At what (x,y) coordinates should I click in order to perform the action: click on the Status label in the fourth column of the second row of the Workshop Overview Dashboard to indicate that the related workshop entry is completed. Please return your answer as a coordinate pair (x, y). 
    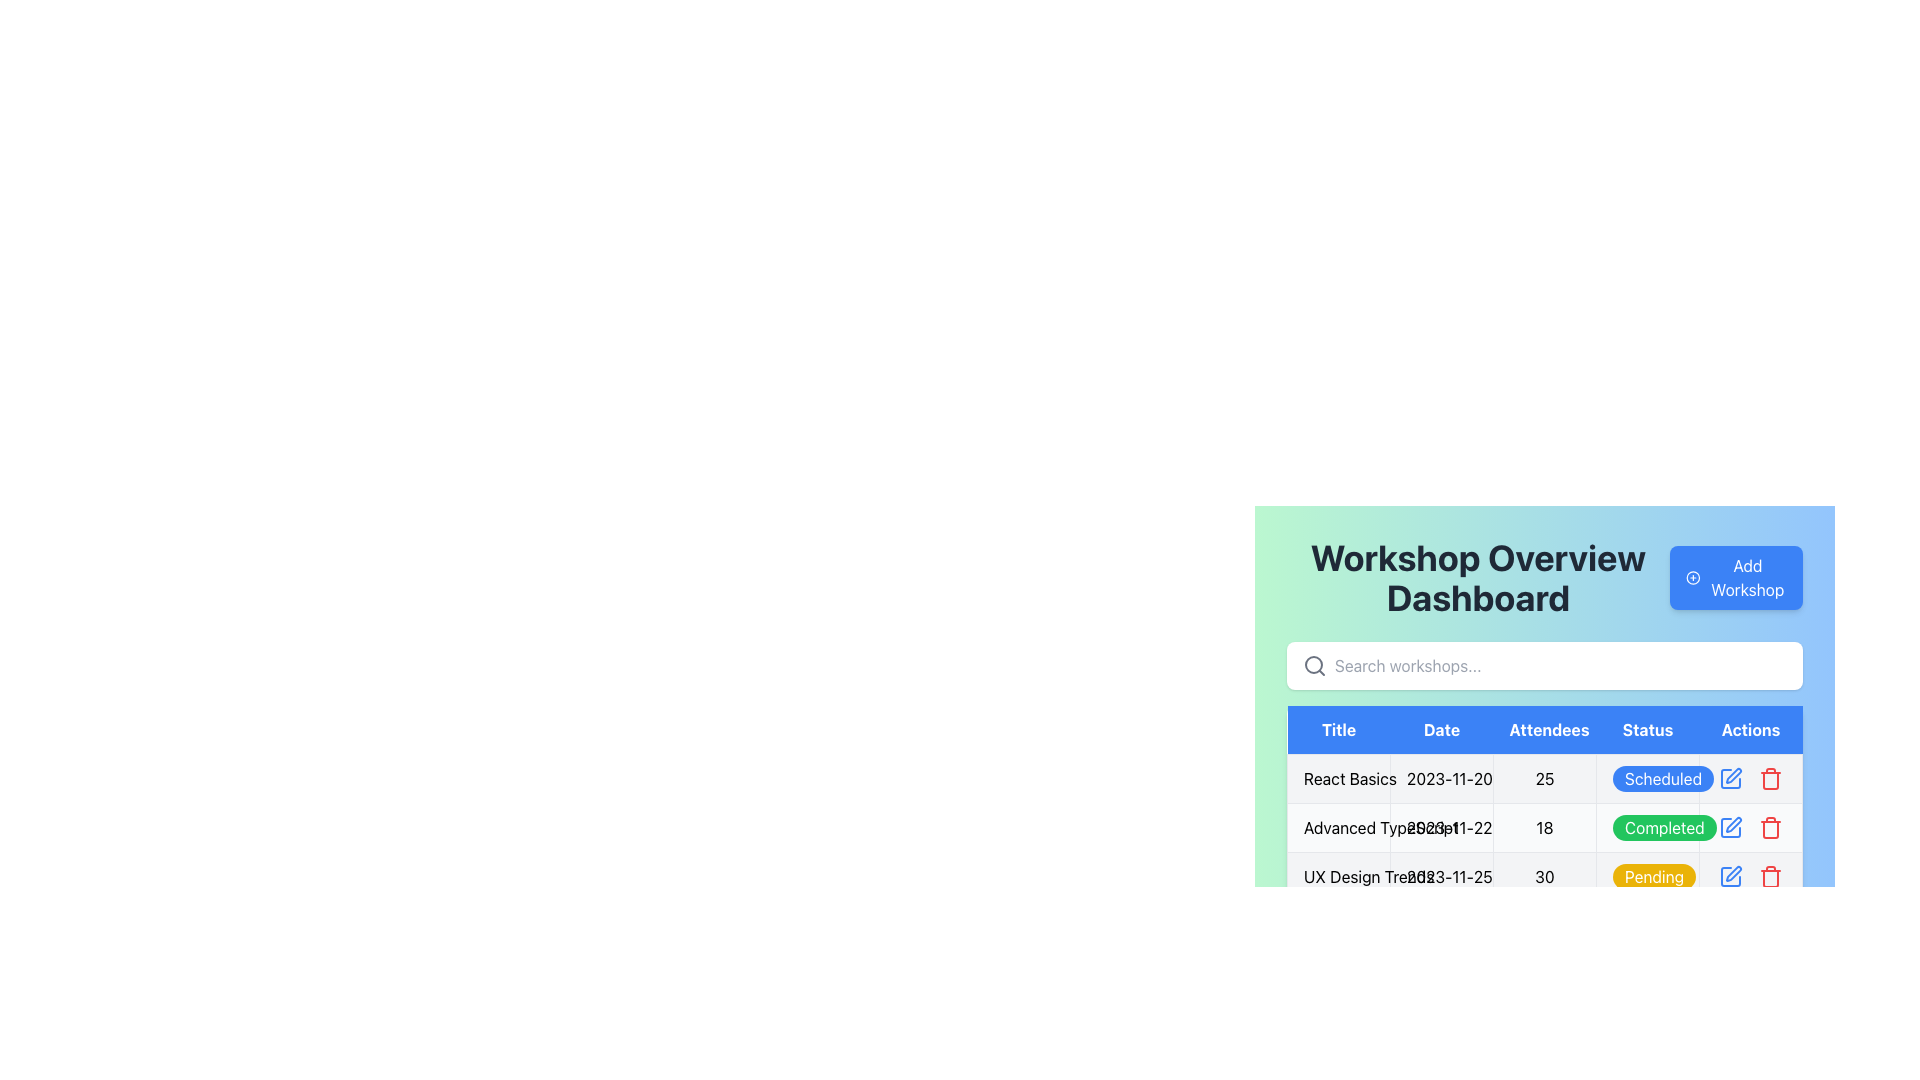
    Looking at the image, I should click on (1664, 828).